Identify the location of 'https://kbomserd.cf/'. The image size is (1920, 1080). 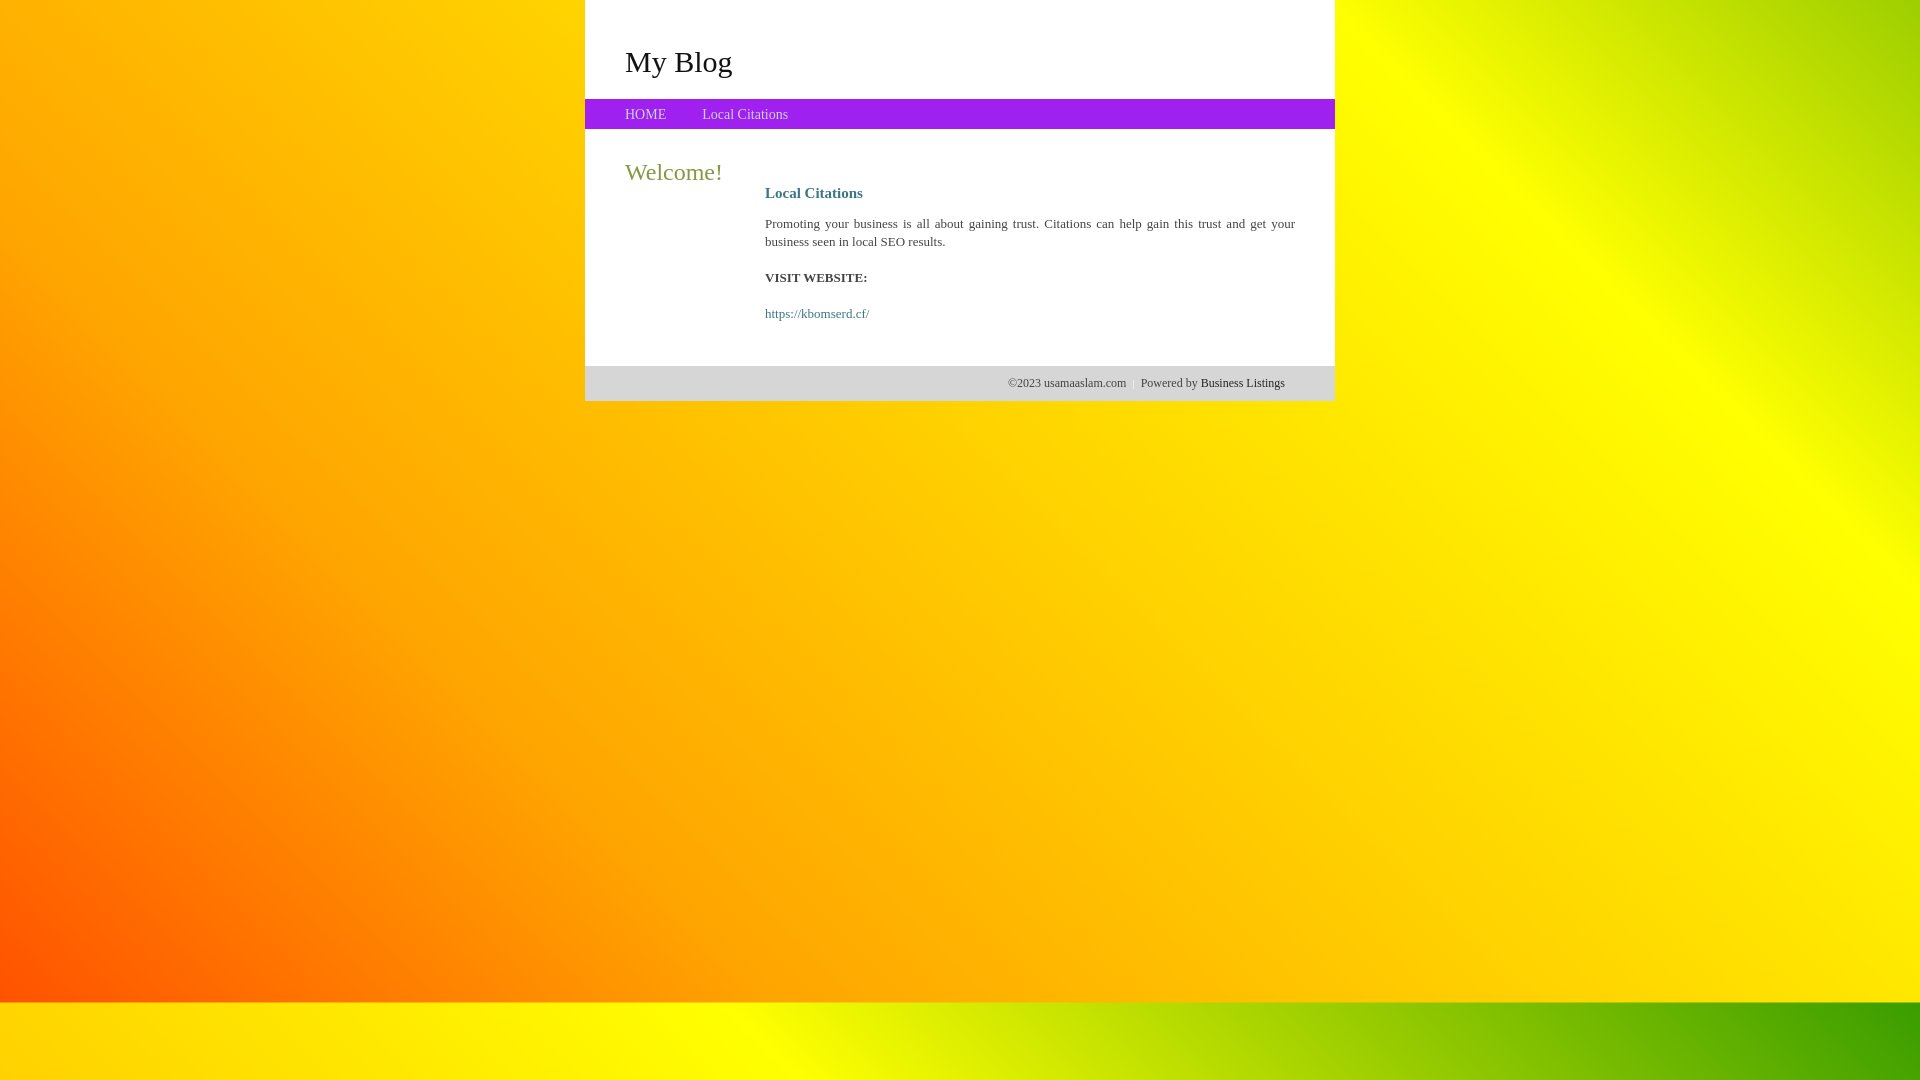
(816, 313).